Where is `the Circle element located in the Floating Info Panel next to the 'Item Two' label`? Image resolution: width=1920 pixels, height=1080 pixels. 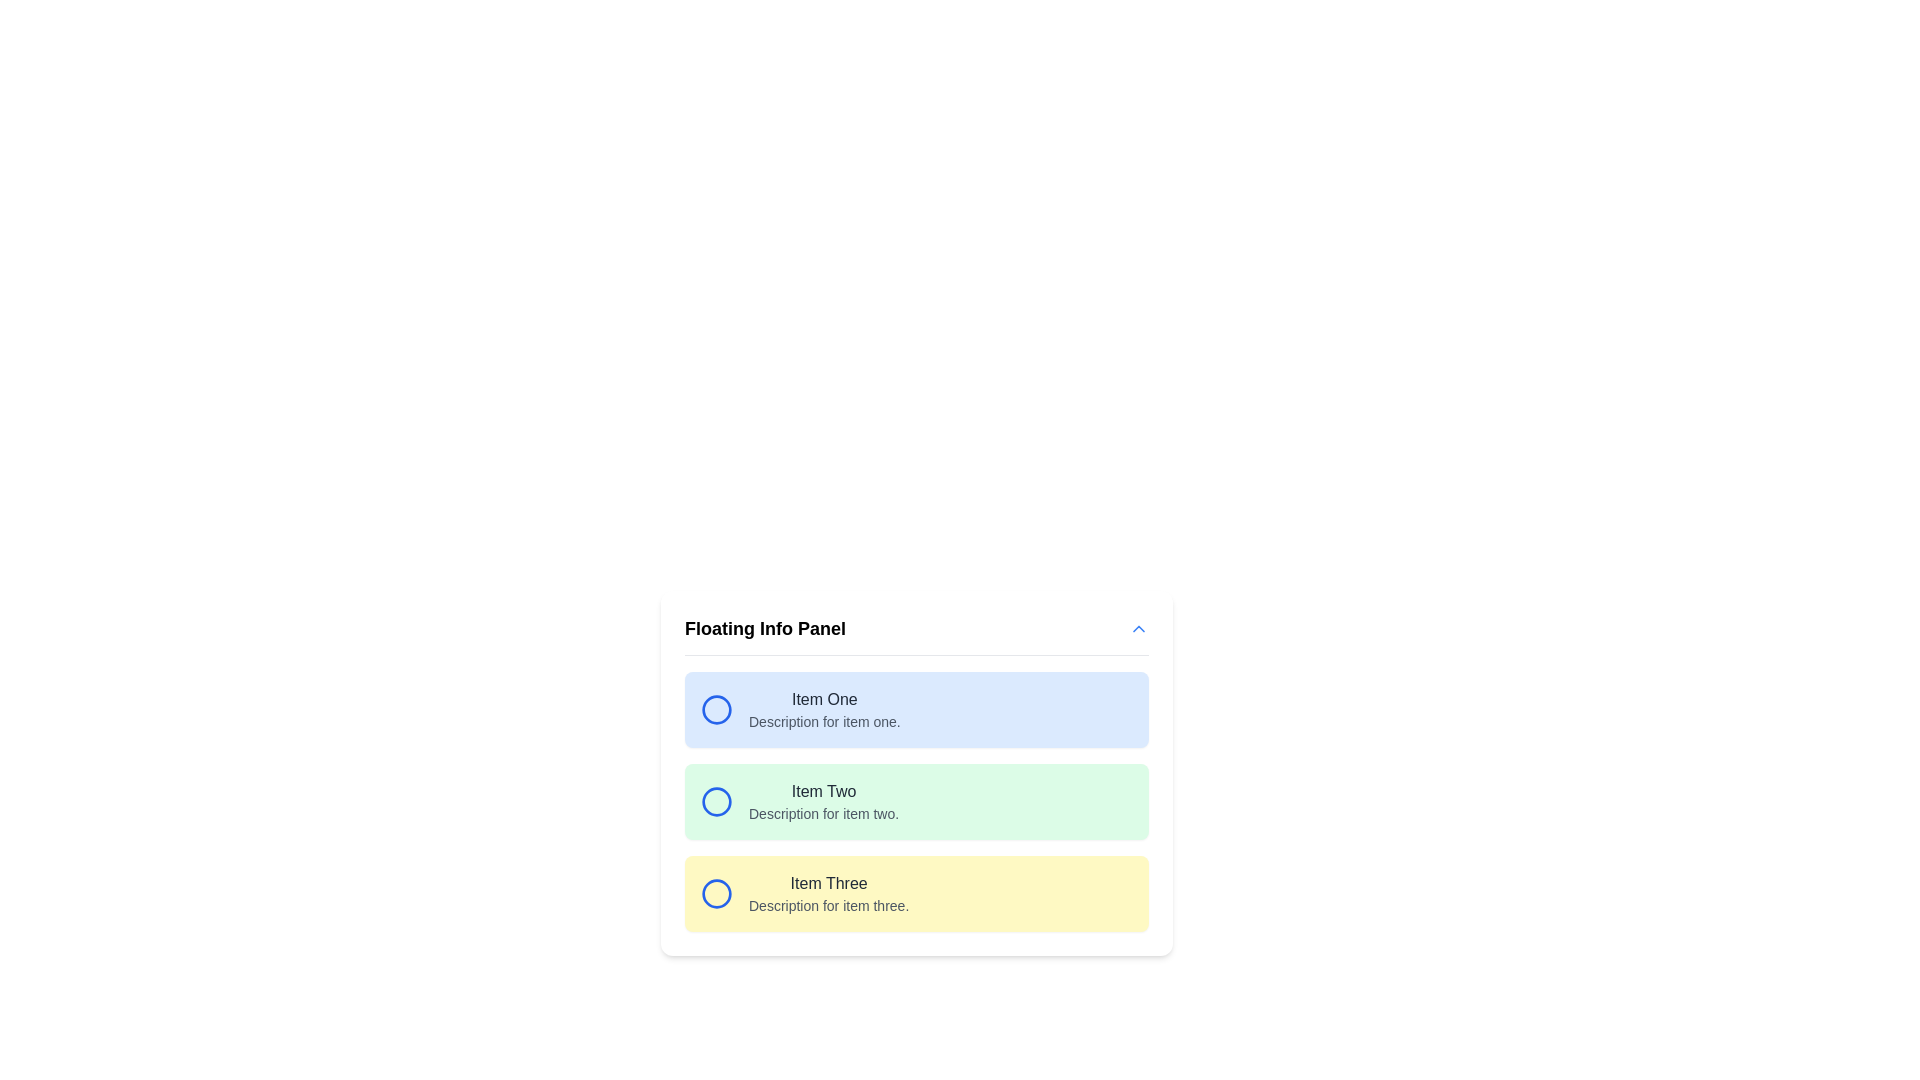 the Circle element located in the Floating Info Panel next to the 'Item Two' label is located at coordinates (716, 801).